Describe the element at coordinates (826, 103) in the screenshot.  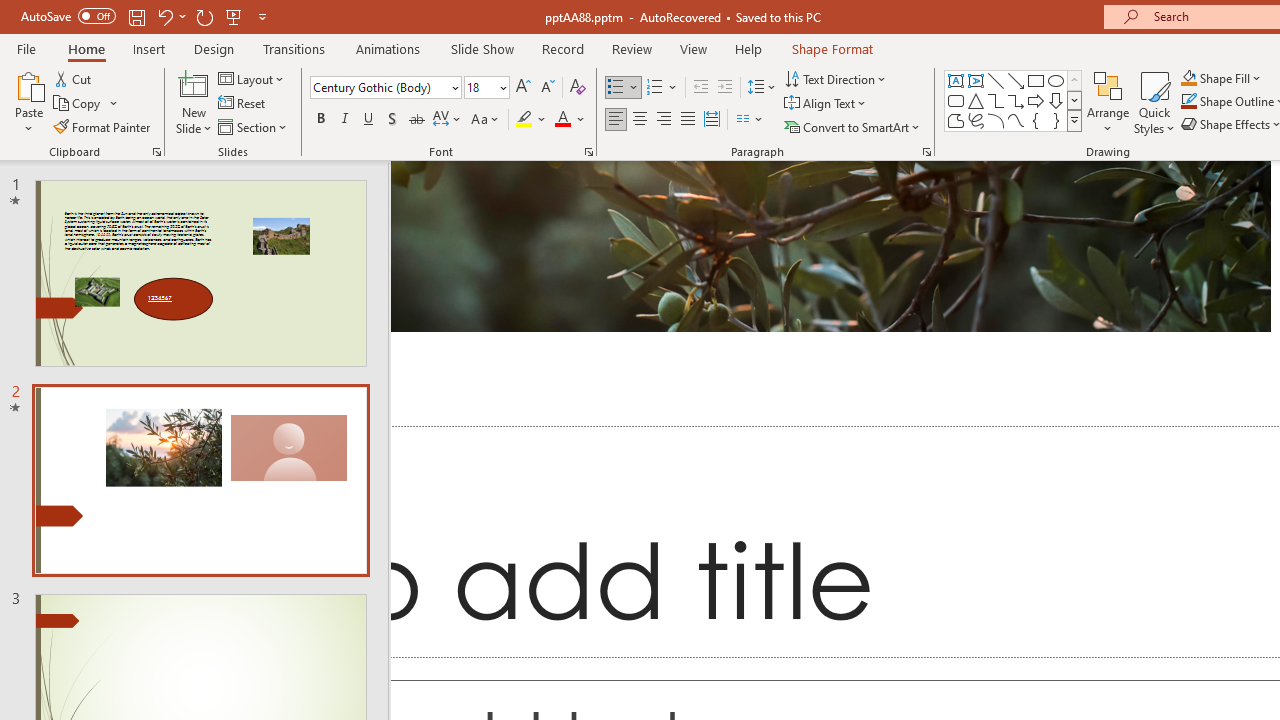
I see `'Align Text'` at that location.